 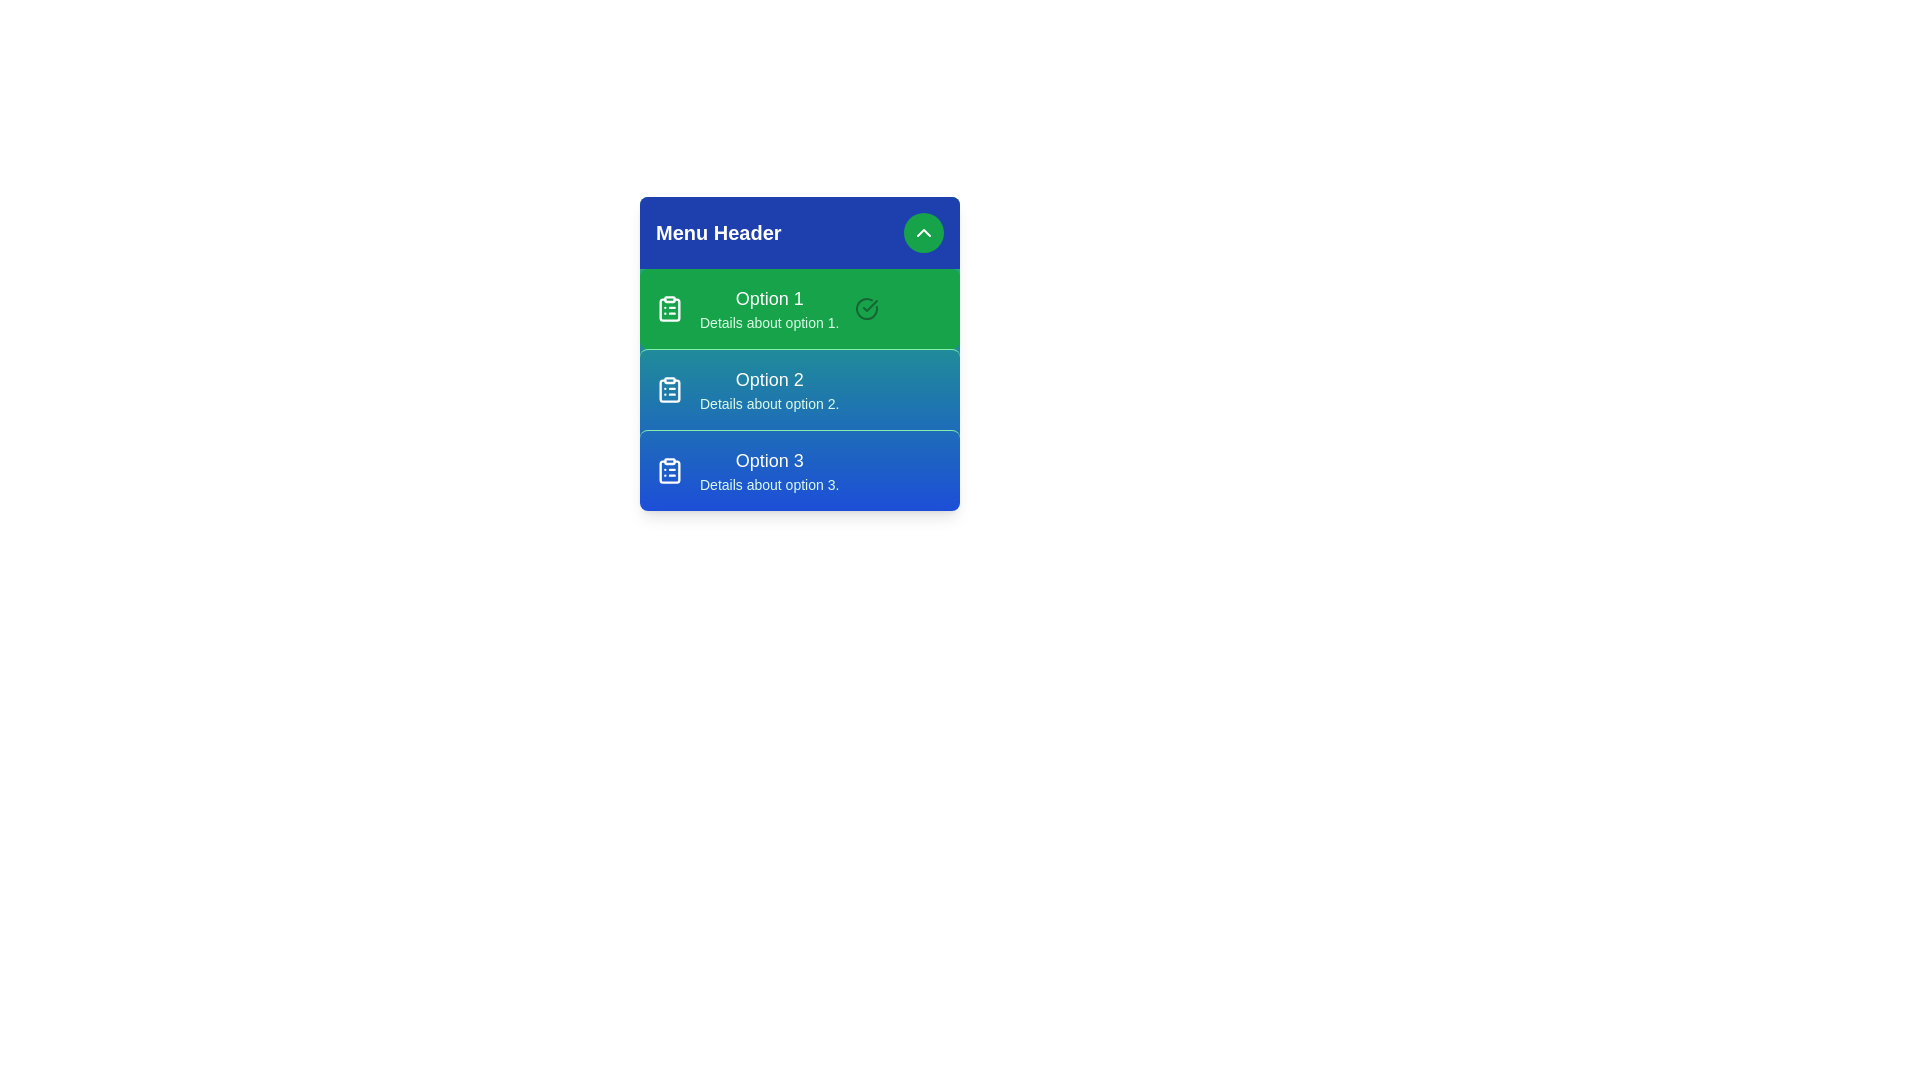 I want to click on the menu header to inspect it, so click(x=800, y=231).